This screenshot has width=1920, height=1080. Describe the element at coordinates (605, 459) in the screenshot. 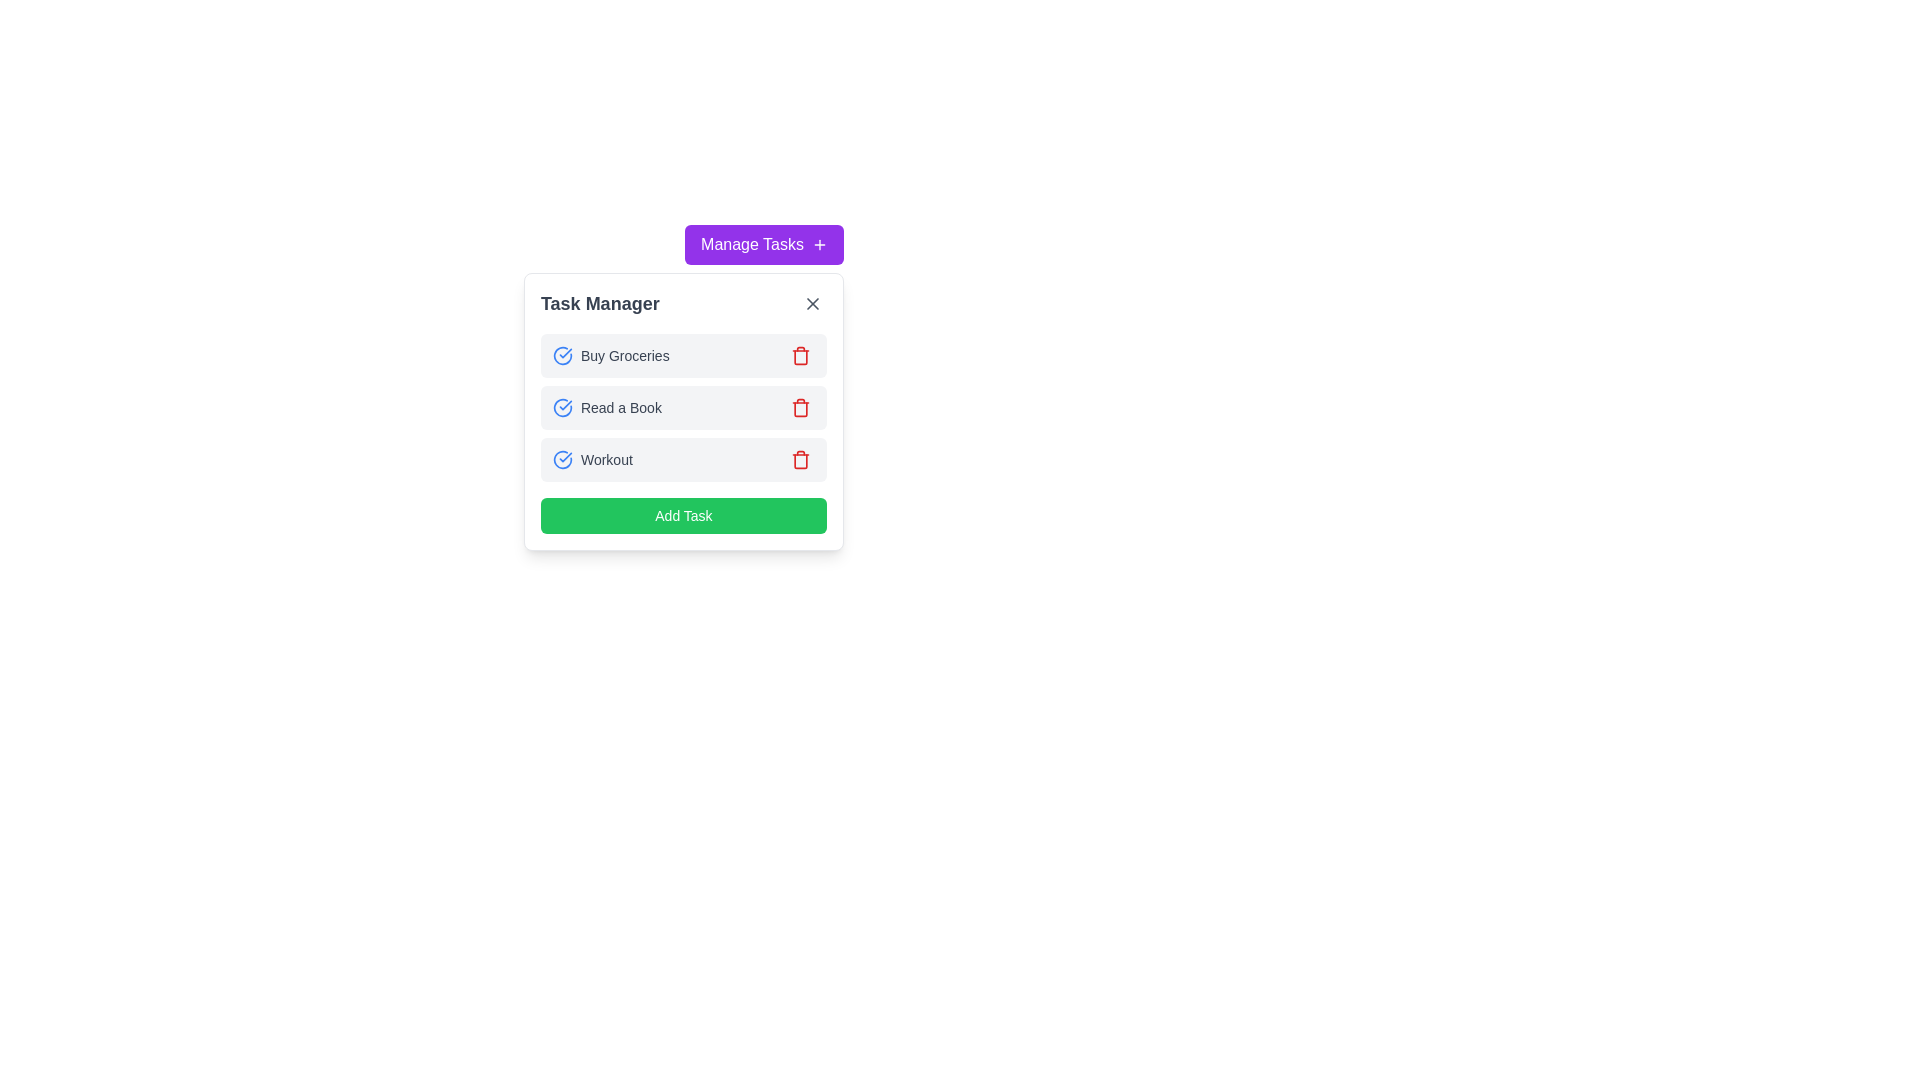

I see `the task name label located in the task management system, positioned third in the vertical task list, right-aligned with an icon, and above the 'Add Task' button` at that location.